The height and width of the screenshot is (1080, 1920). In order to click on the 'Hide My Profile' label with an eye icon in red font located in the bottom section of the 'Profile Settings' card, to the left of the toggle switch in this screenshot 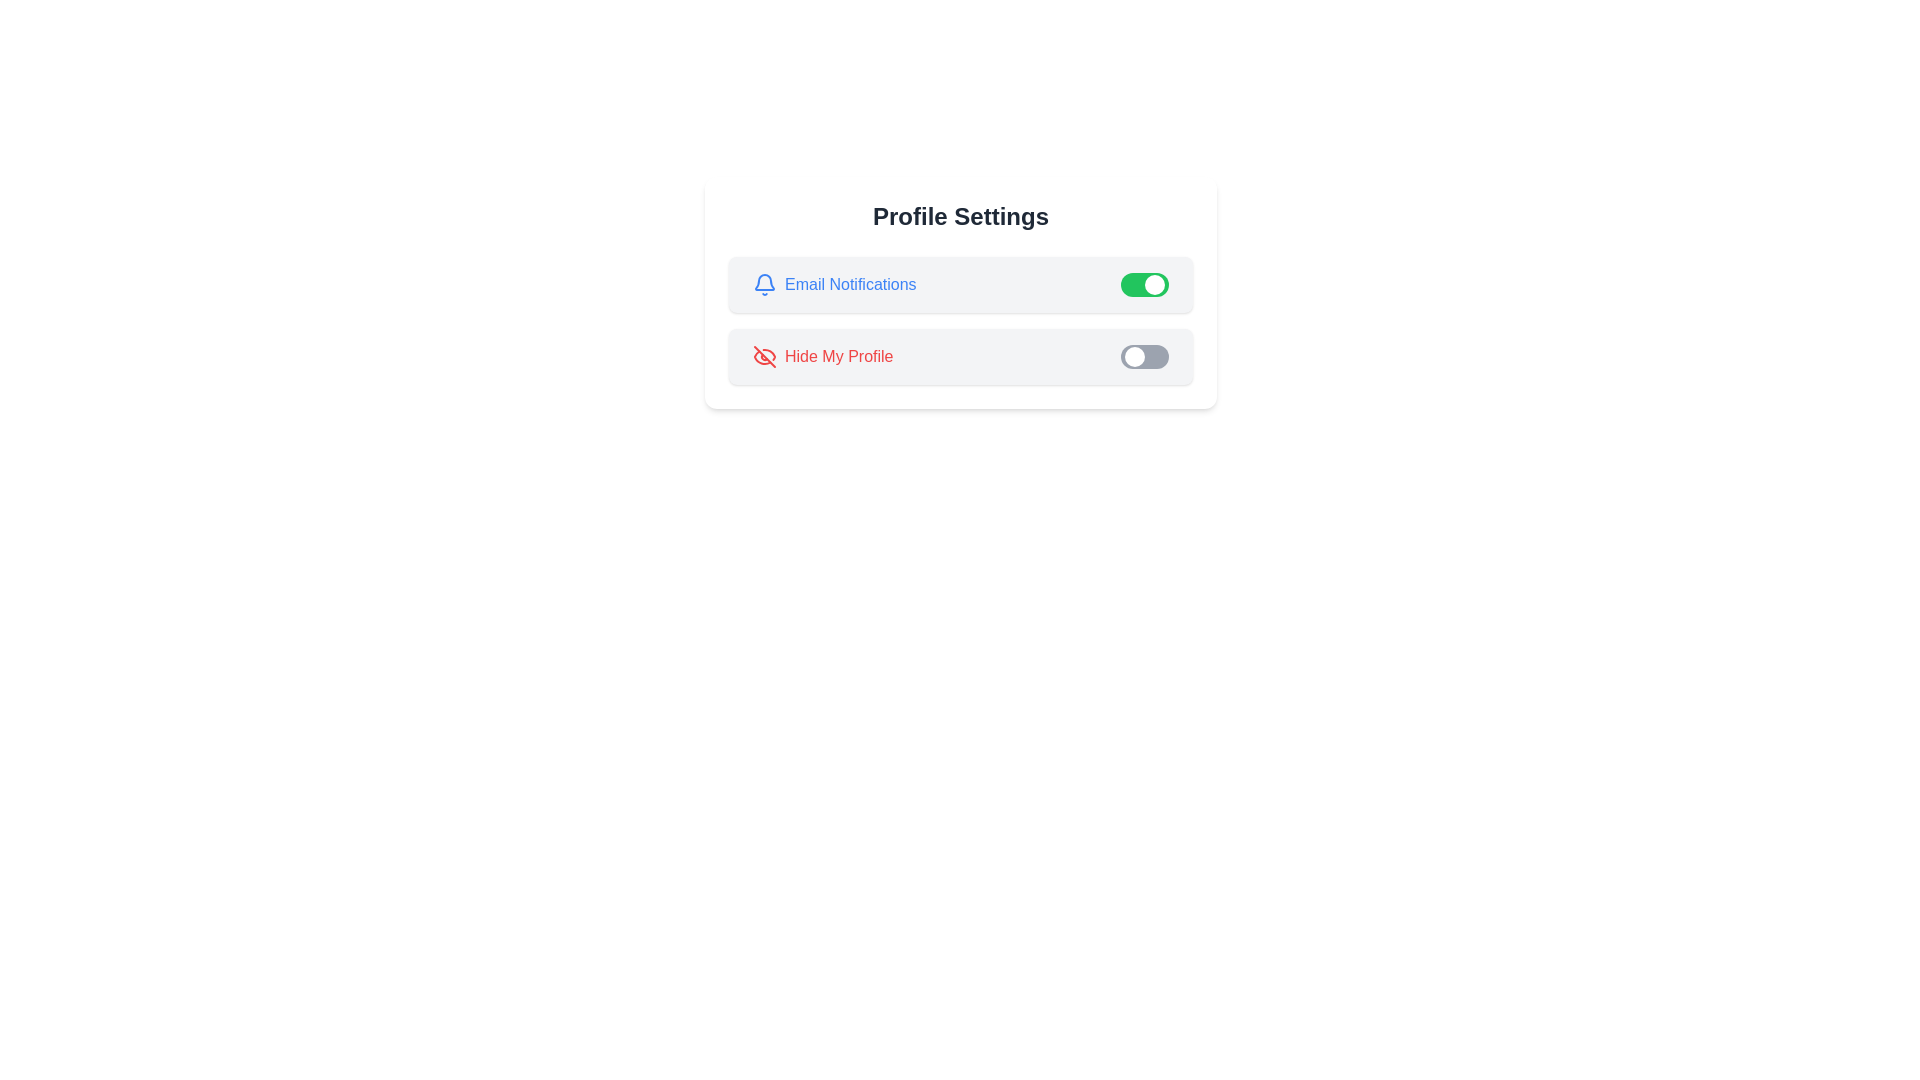, I will do `click(823, 356)`.